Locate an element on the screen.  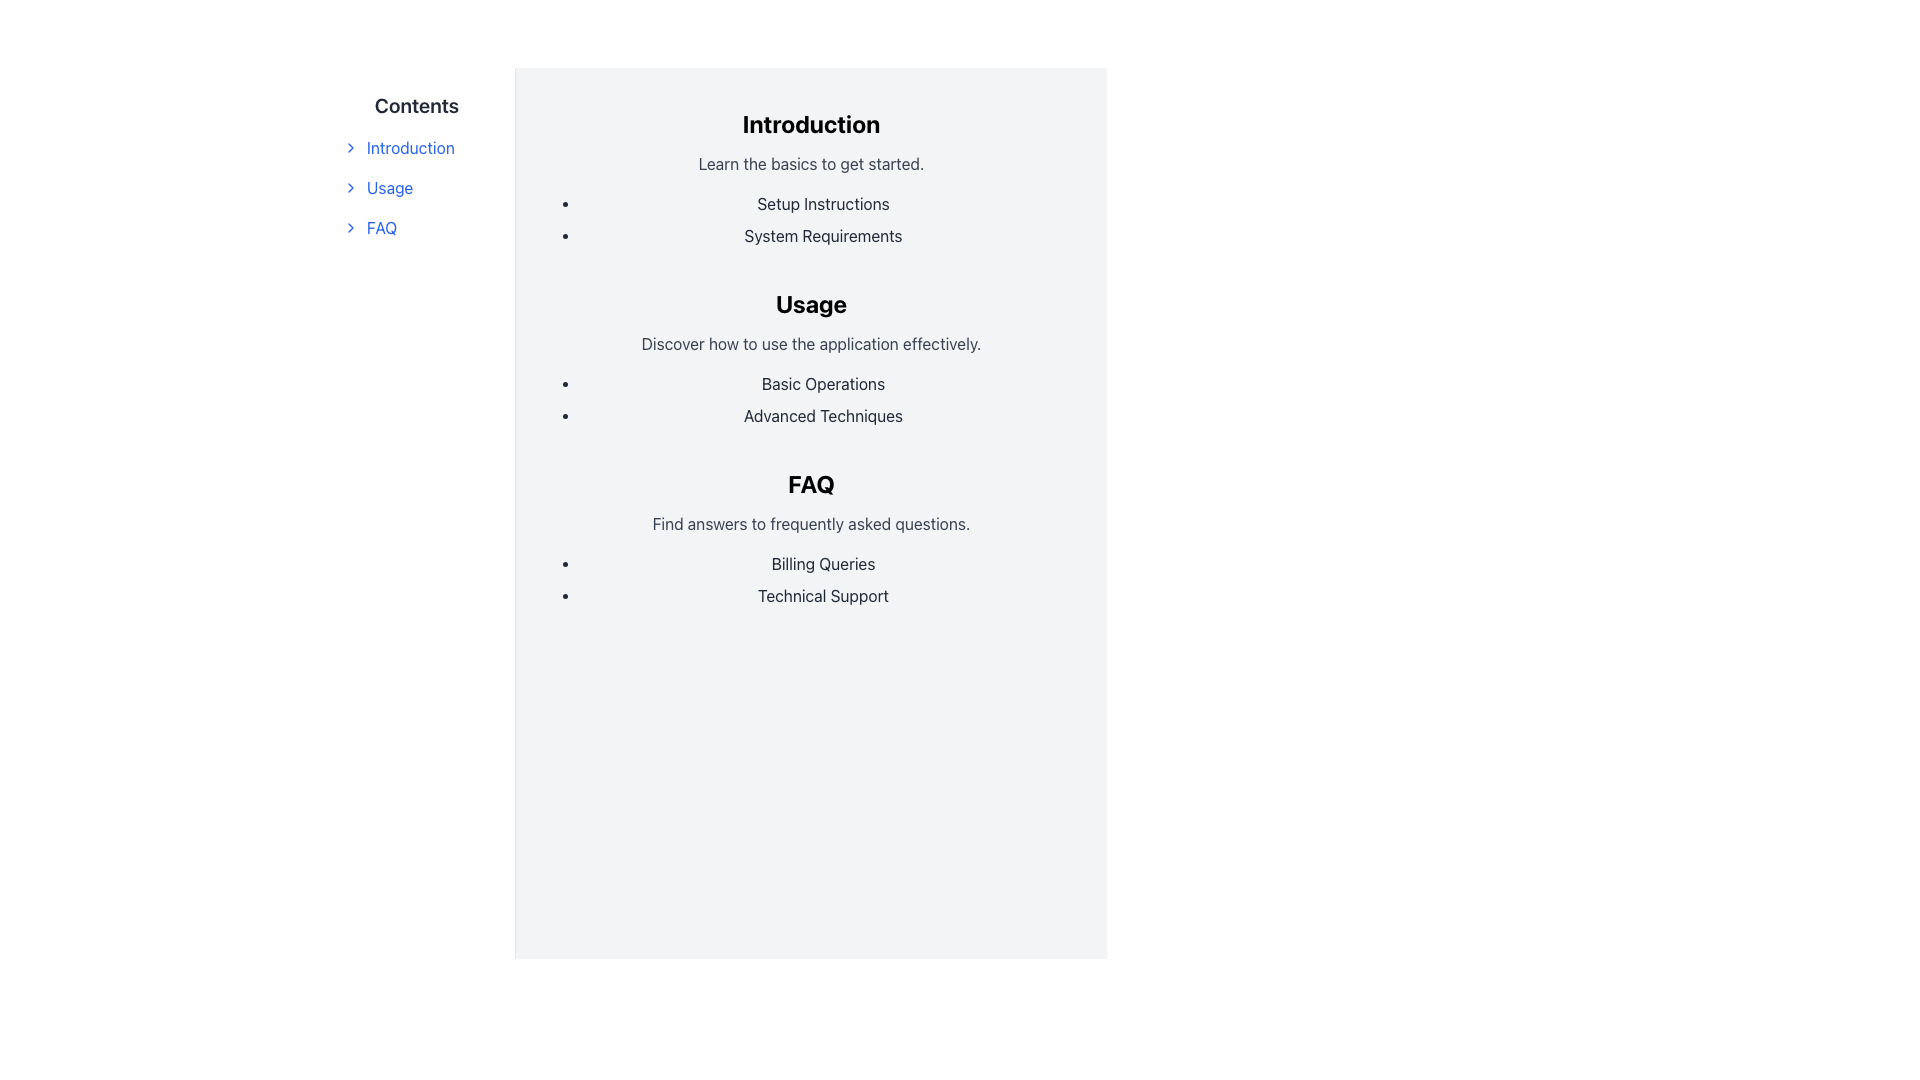
the small, rightward-pointing blue chevron icon located to the left of the 'FAQ' text link in the navigational sidebar under the 'Contents' heading is located at coordinates (350, 226).